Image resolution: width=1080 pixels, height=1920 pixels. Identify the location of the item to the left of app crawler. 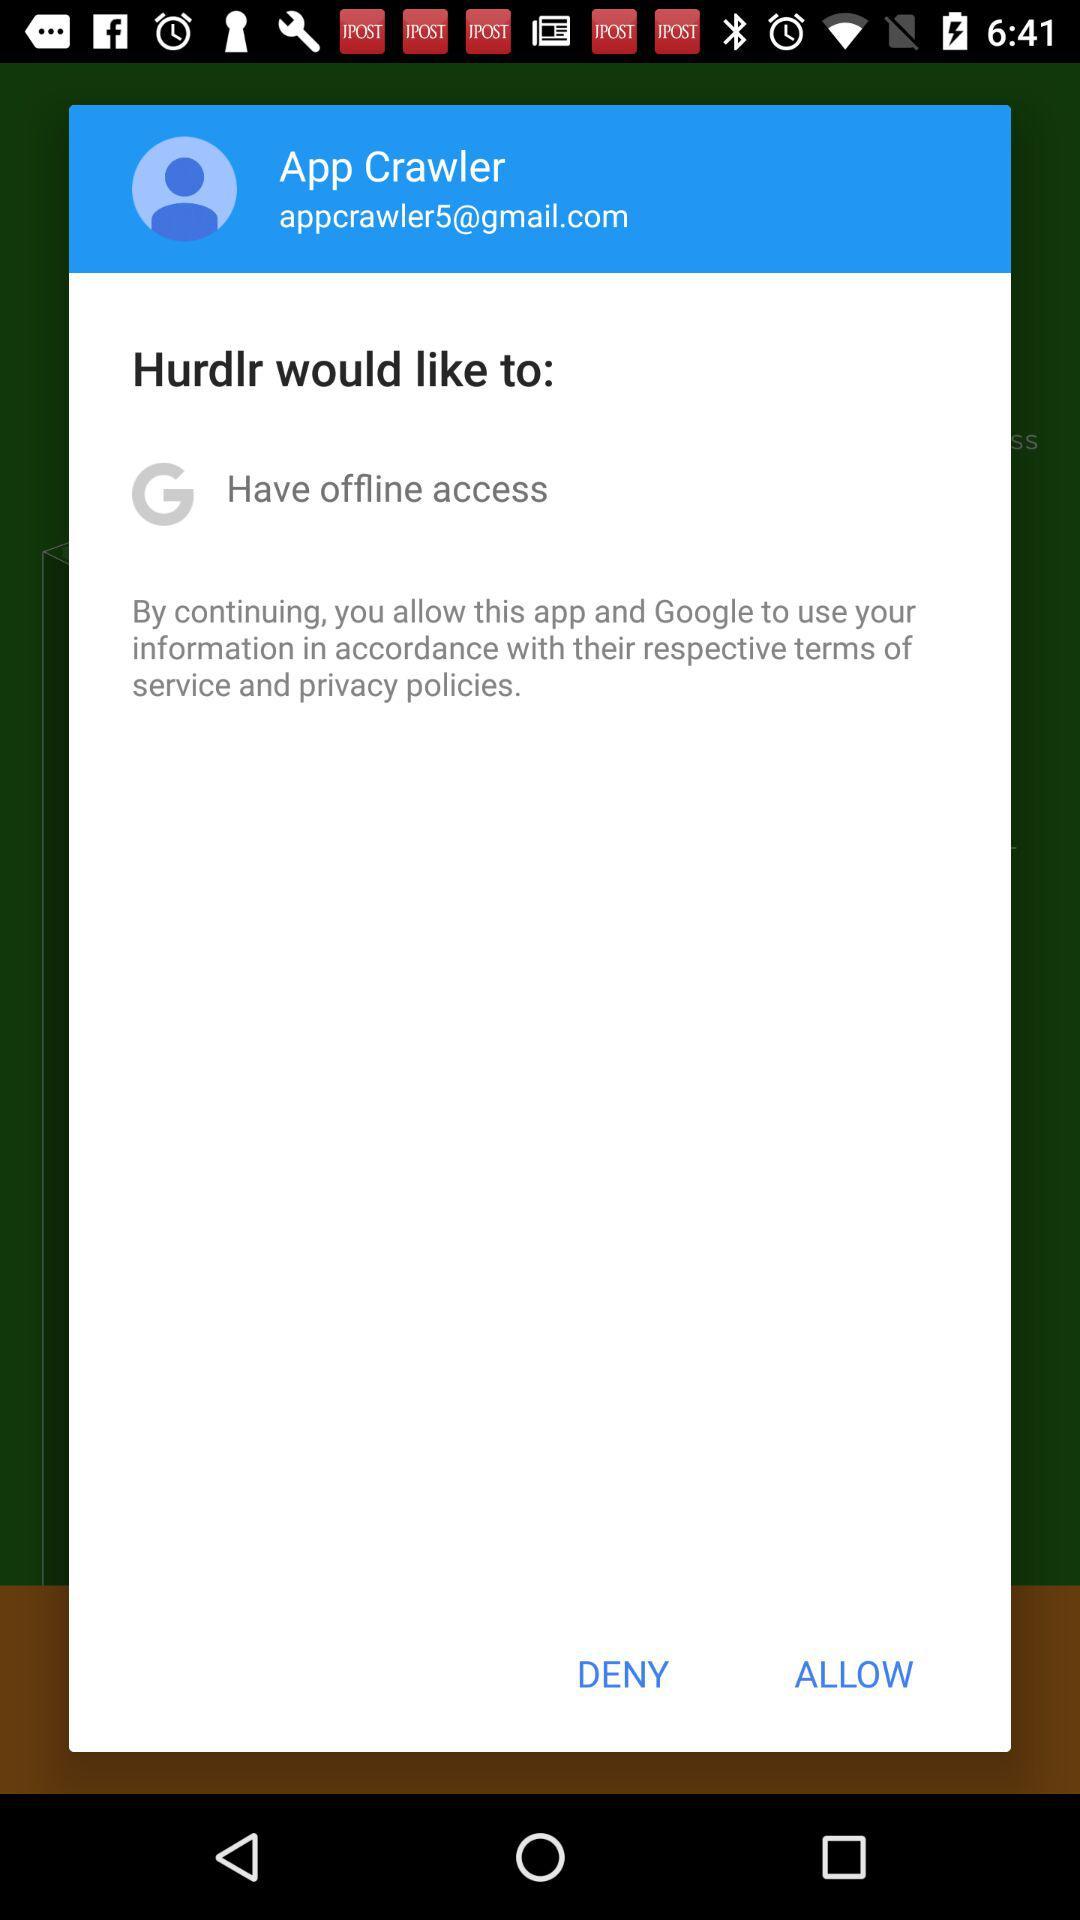
(184, 188).